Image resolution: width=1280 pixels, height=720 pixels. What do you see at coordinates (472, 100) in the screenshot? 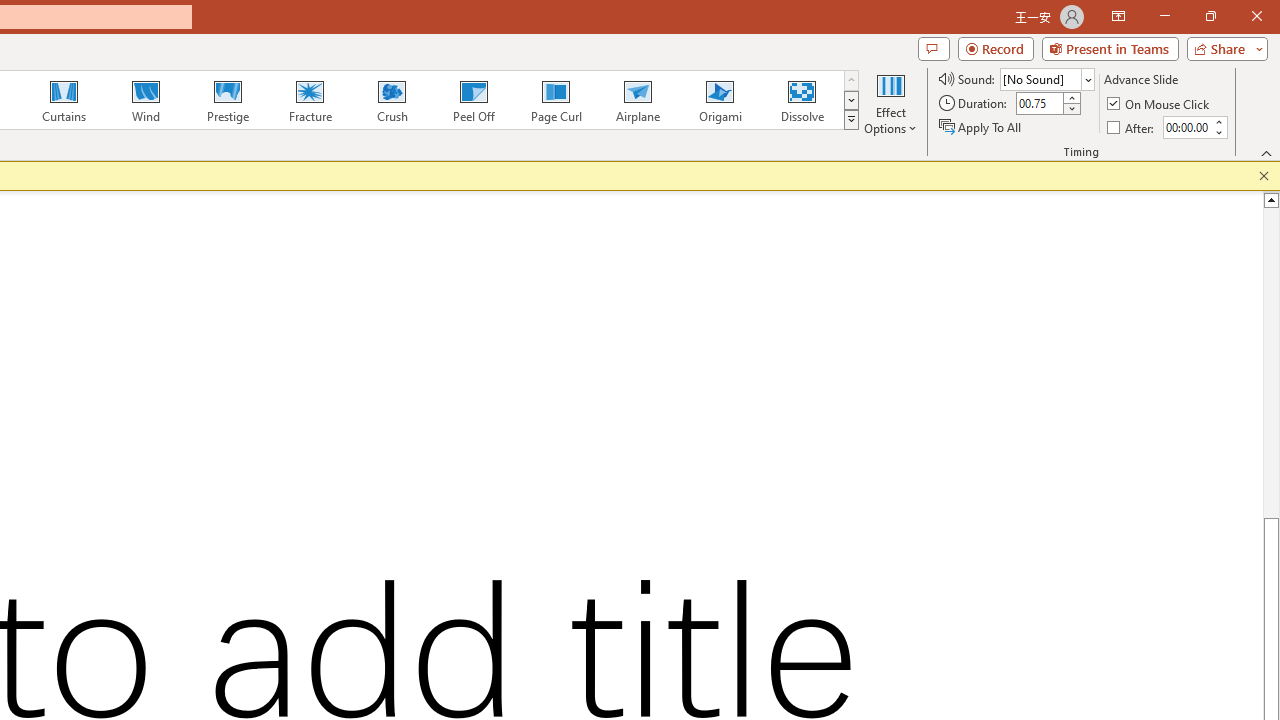
I see `'Peel Off'` at bounding box center [472, 100].